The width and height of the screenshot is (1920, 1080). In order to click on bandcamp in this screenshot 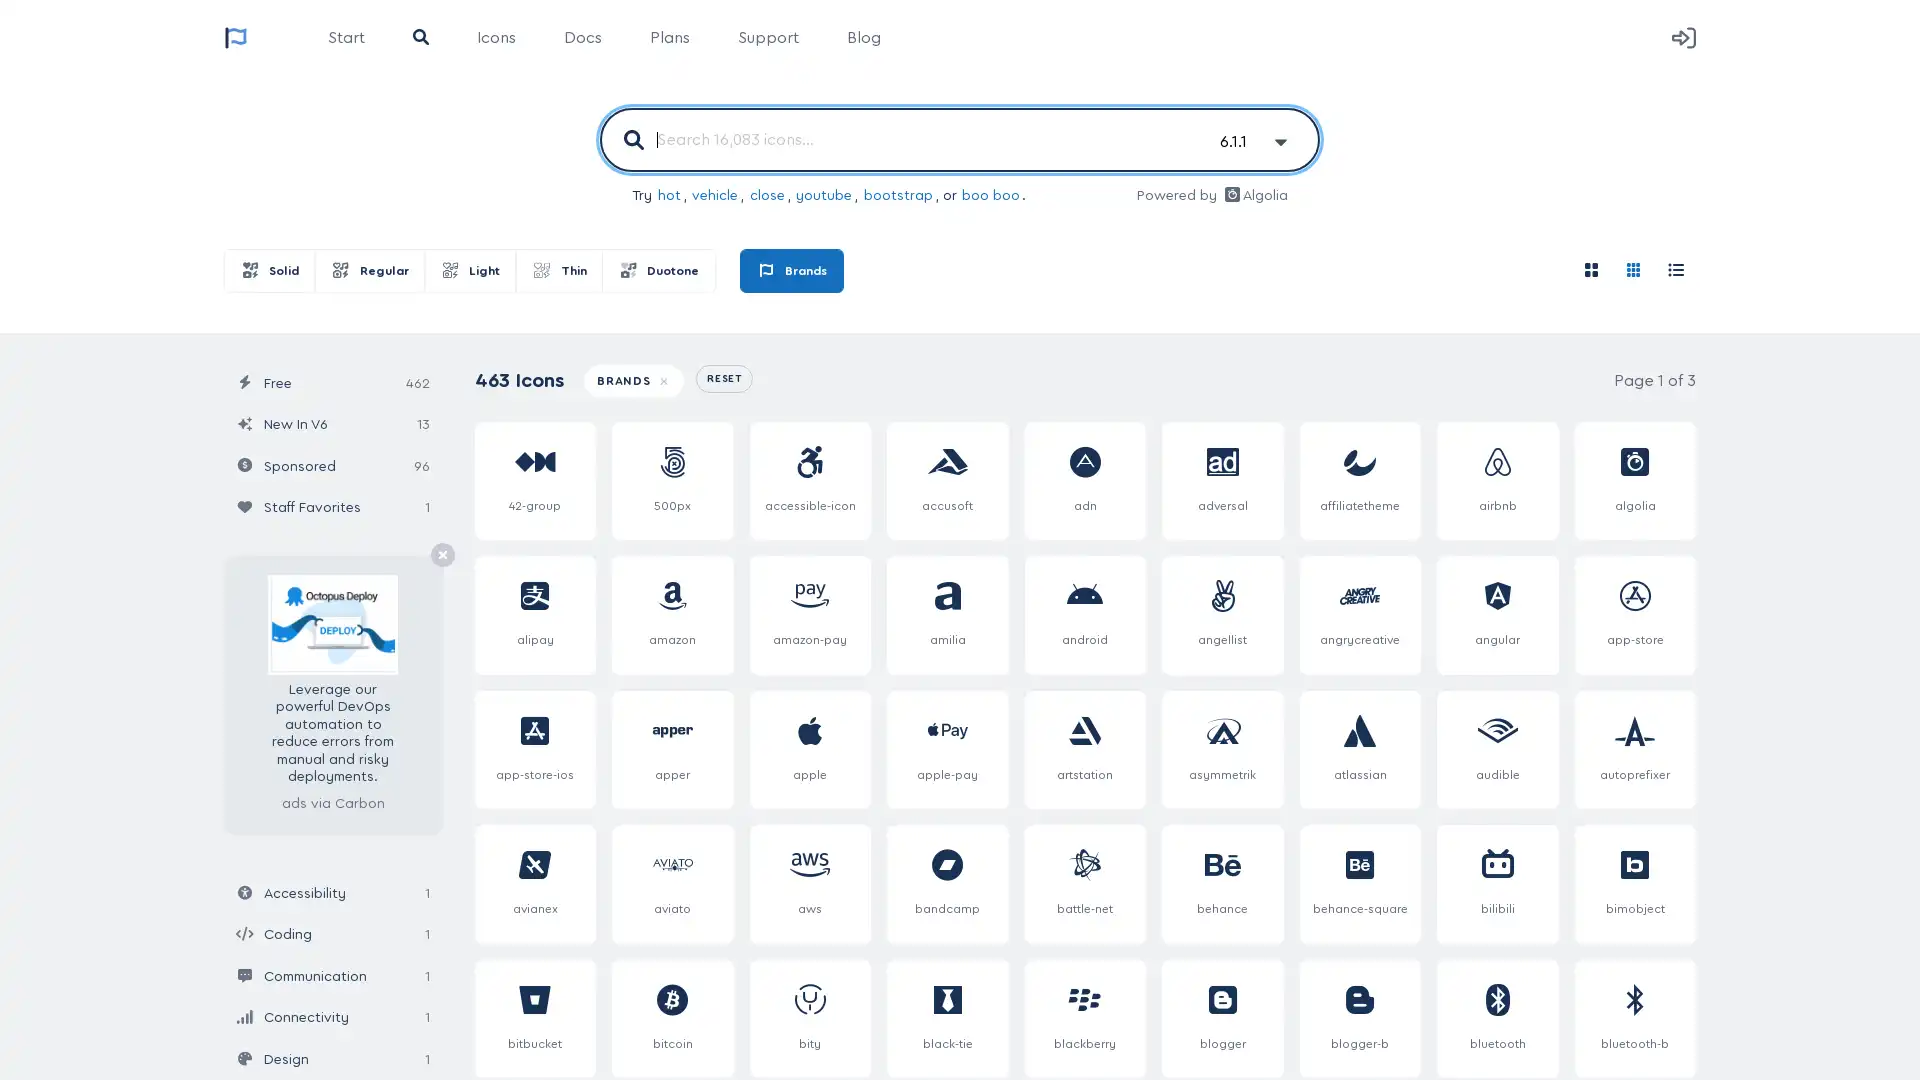, I will do `click(946, 897)`.